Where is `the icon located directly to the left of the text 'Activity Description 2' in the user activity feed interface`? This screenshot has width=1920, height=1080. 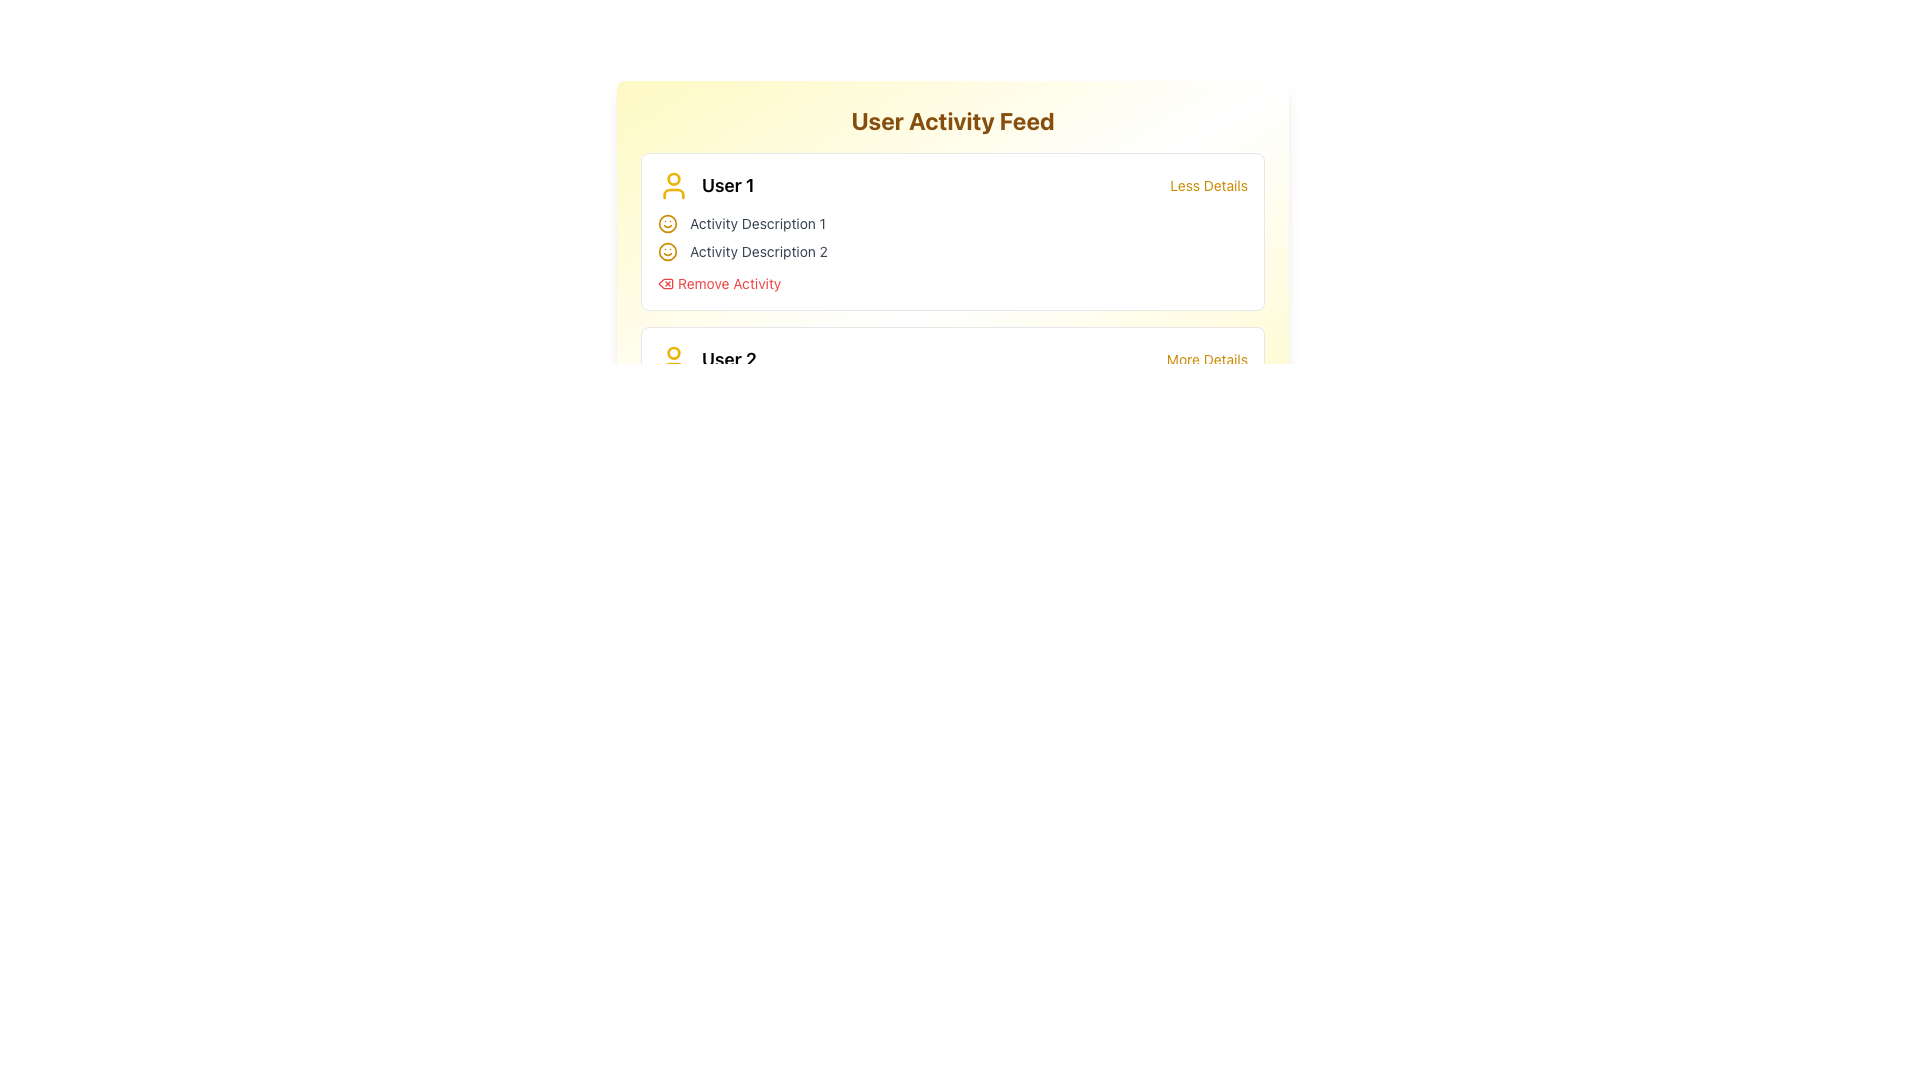 the icon located directly to the left of the text 'Activity Description 2' in the user activity feed interface is located at coordinates (667, 250).